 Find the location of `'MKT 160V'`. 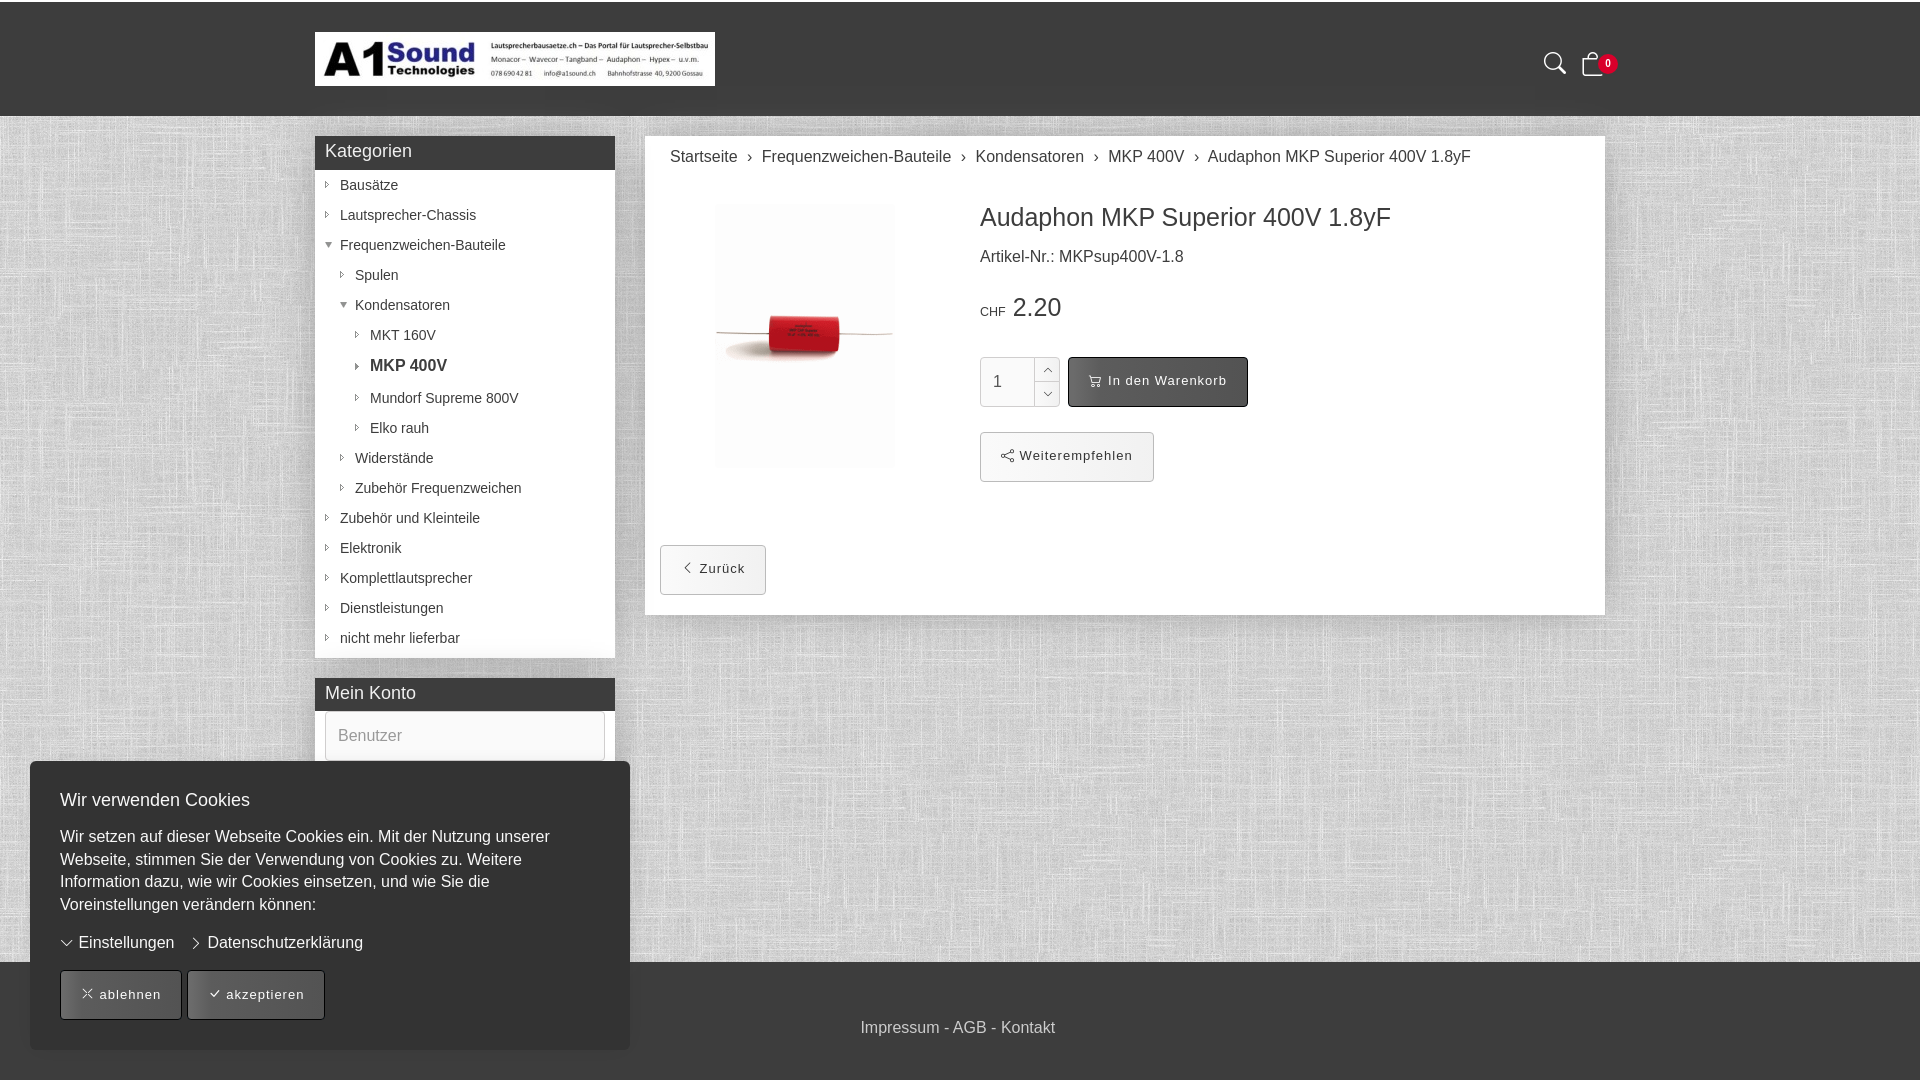

'MKT 160V' is located at coordinates (464, 334).